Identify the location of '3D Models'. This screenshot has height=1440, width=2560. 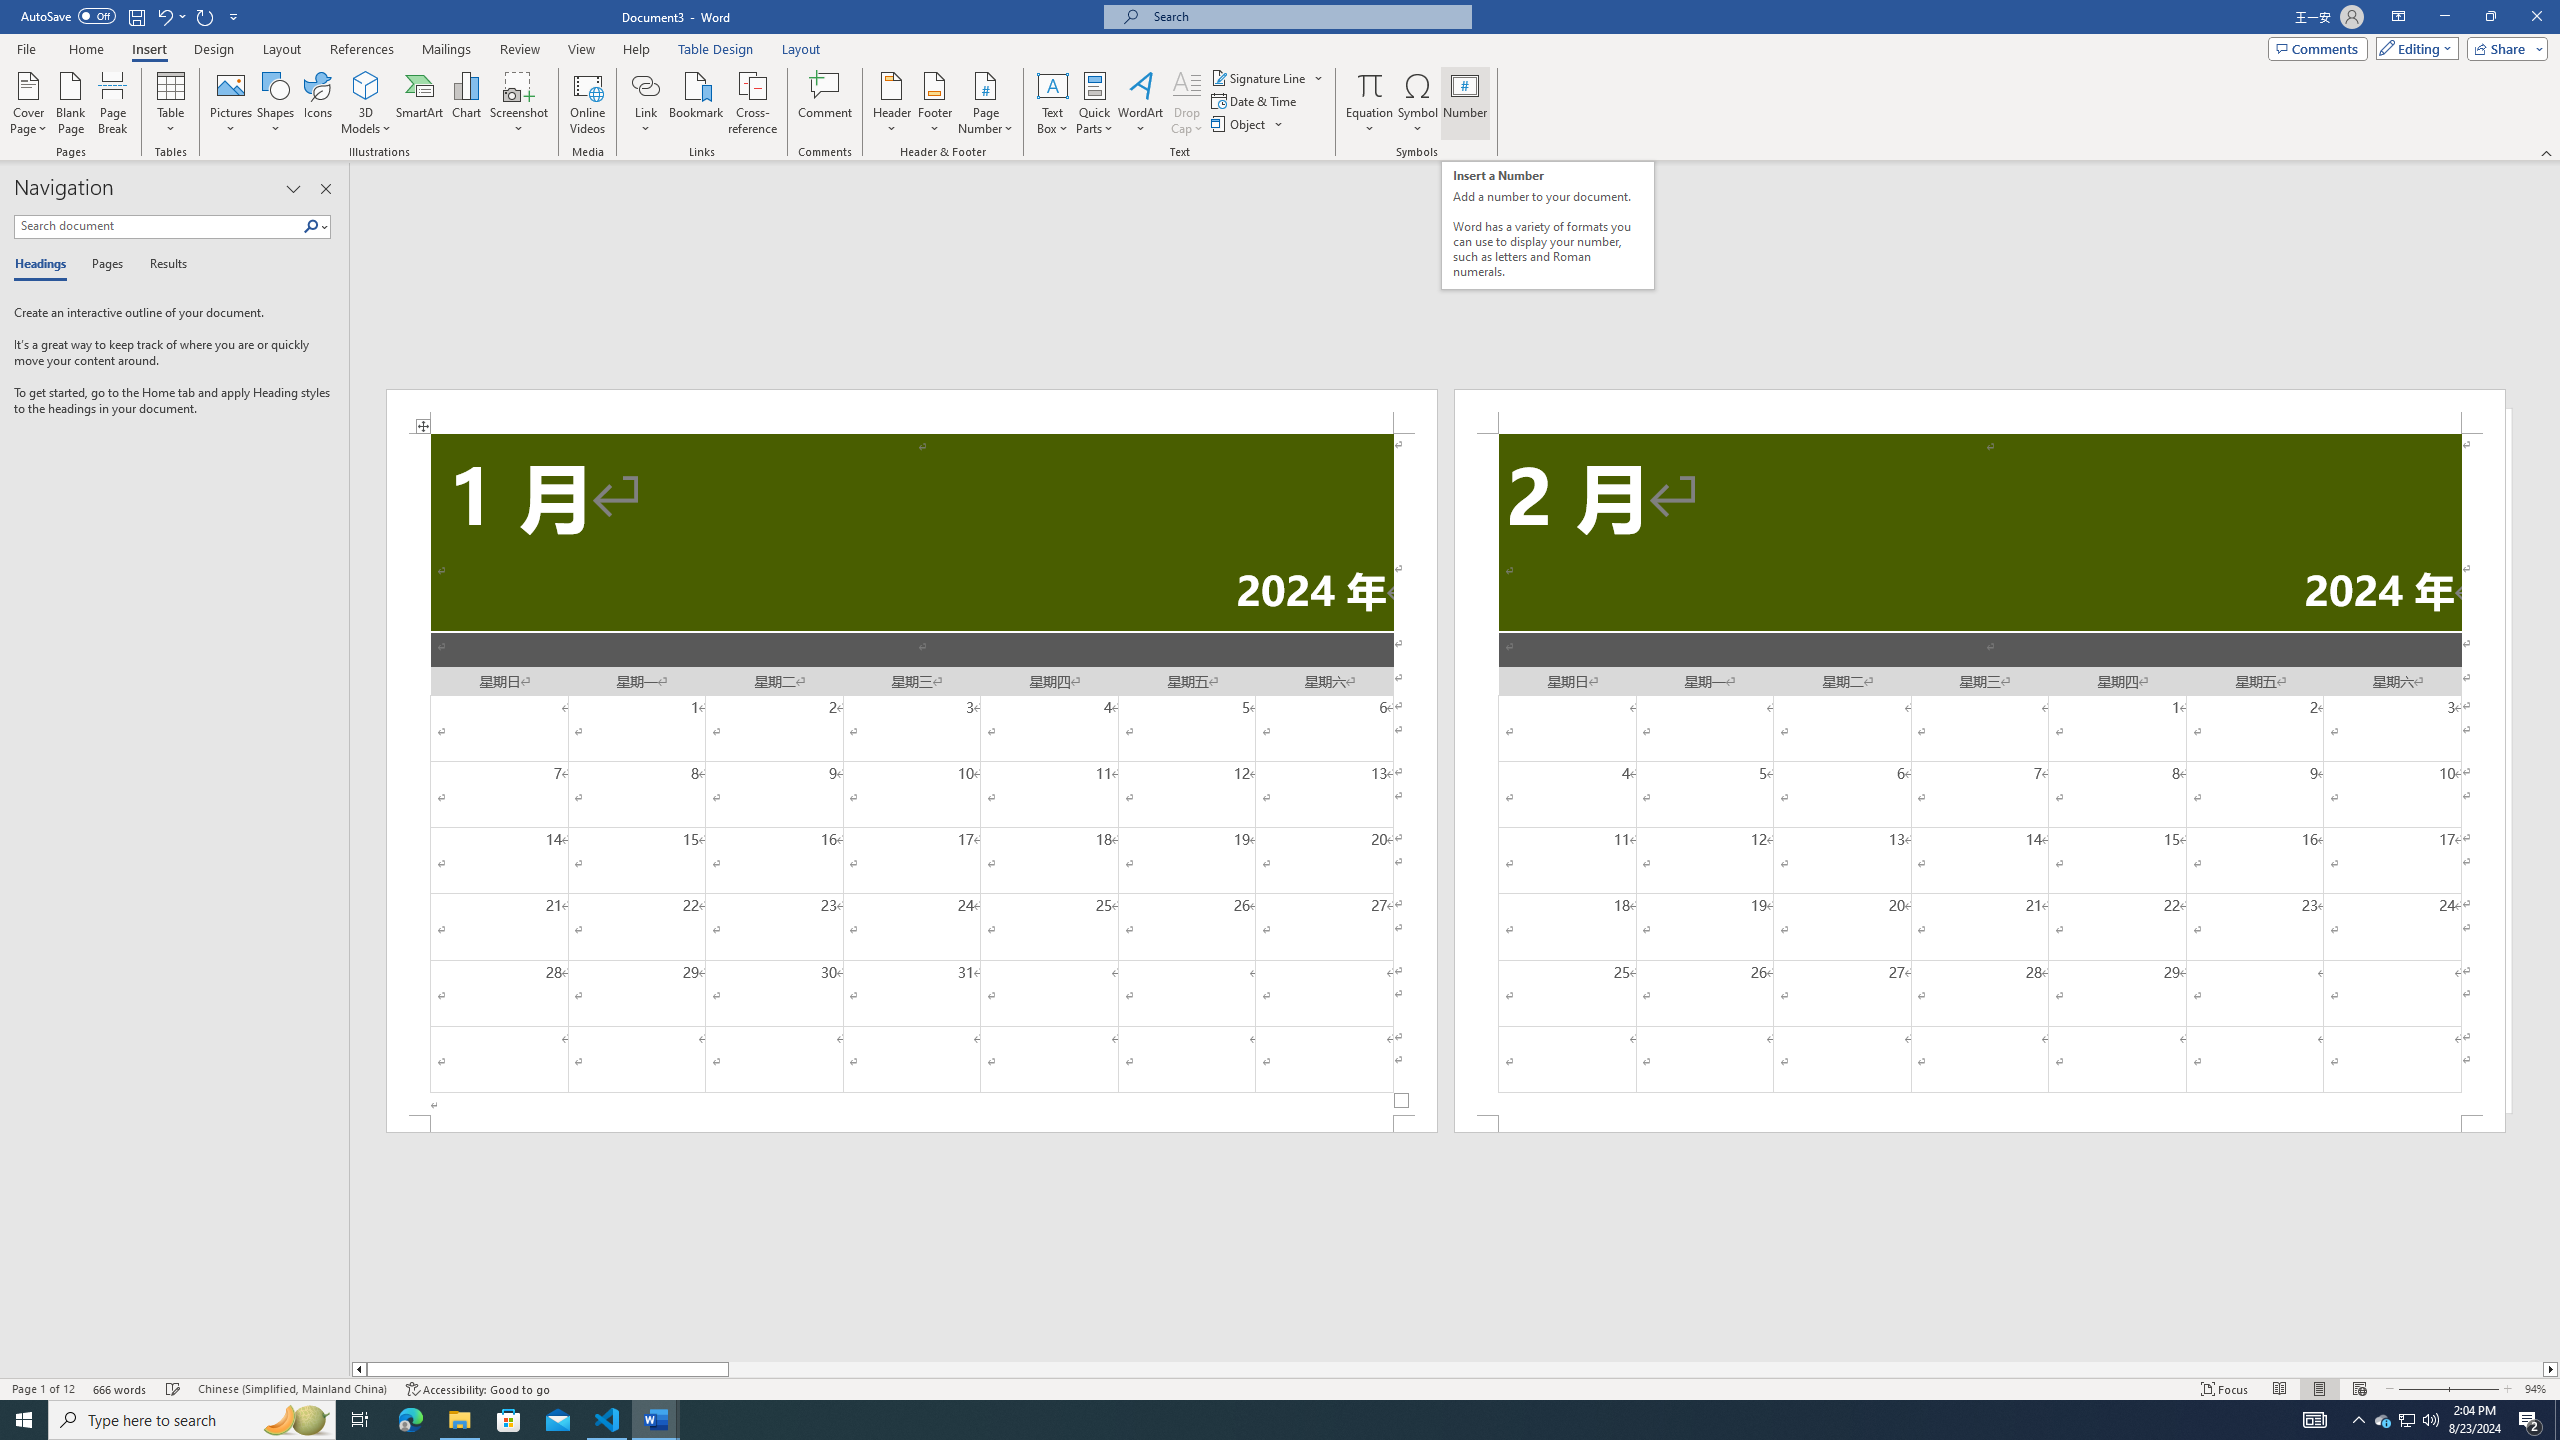
(366, 84).